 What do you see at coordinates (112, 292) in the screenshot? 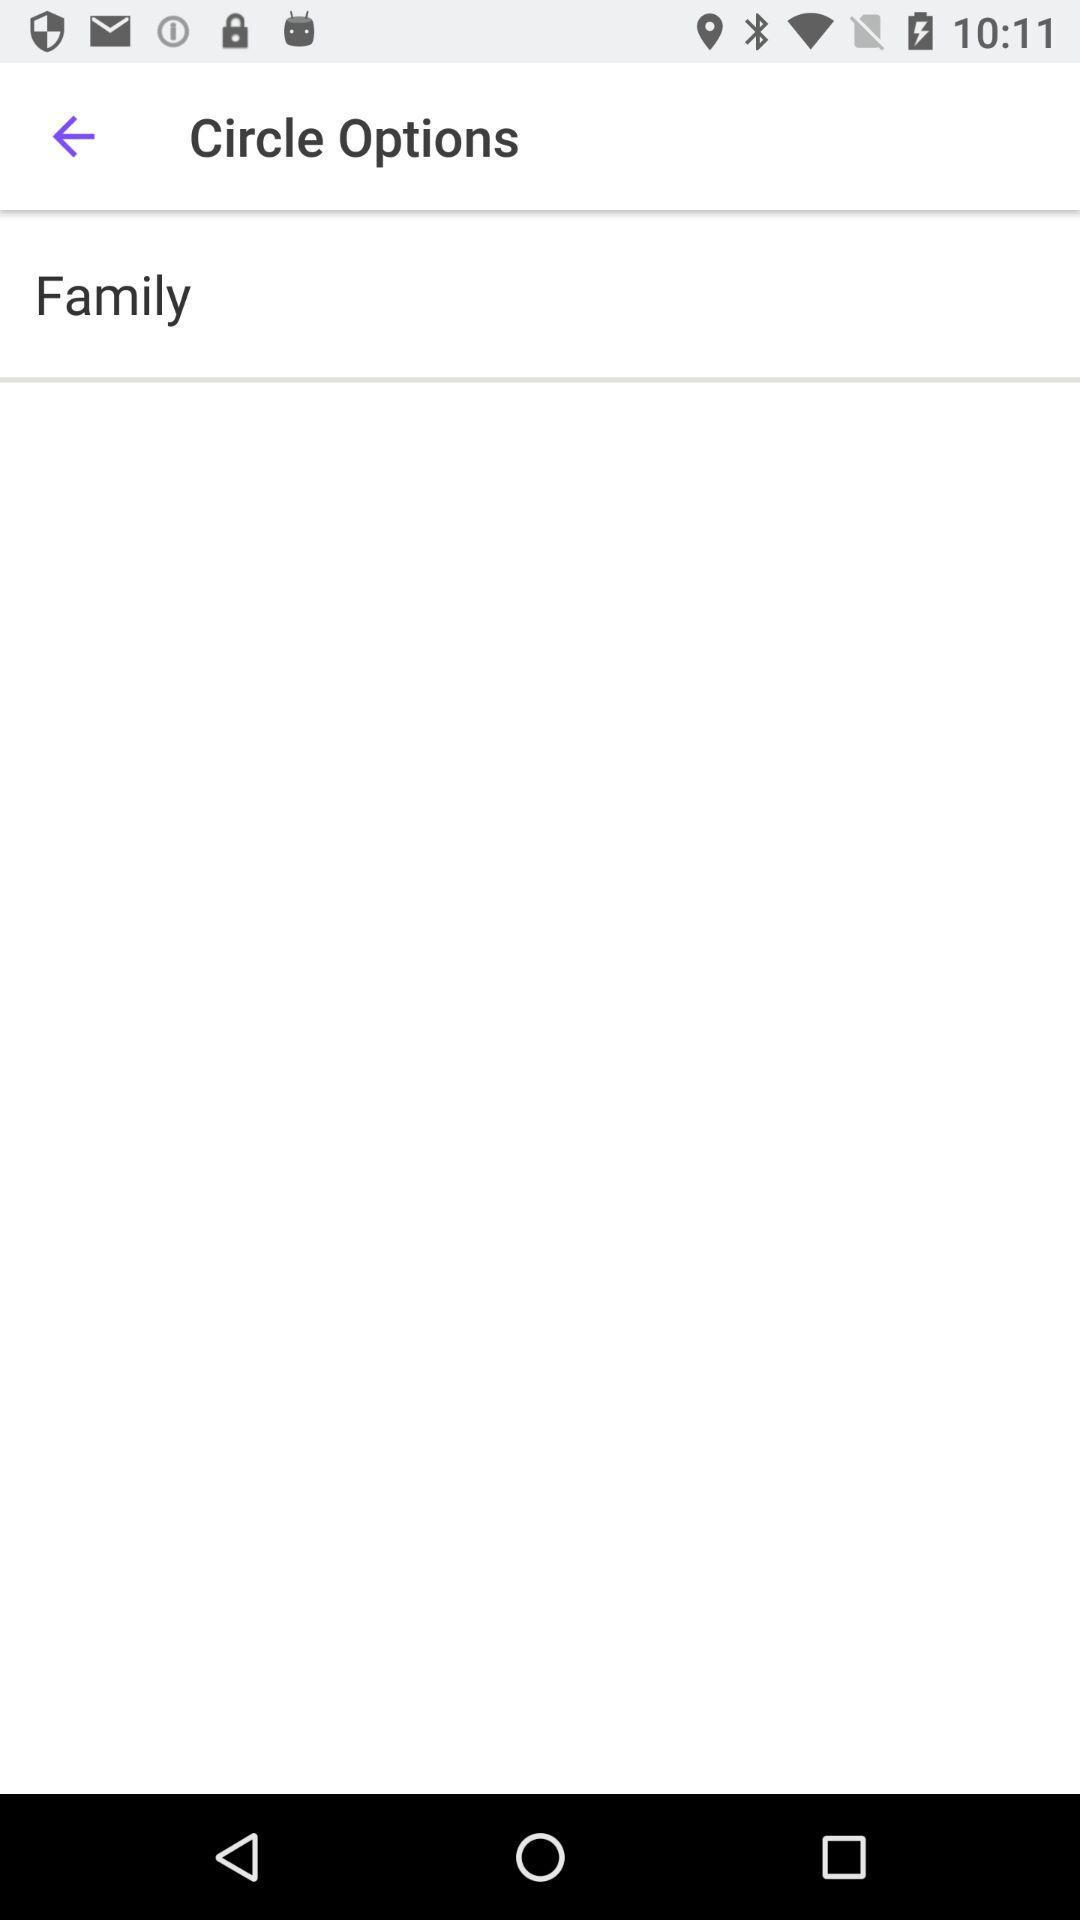
I see `family icon` at bounding box center [112, 292].